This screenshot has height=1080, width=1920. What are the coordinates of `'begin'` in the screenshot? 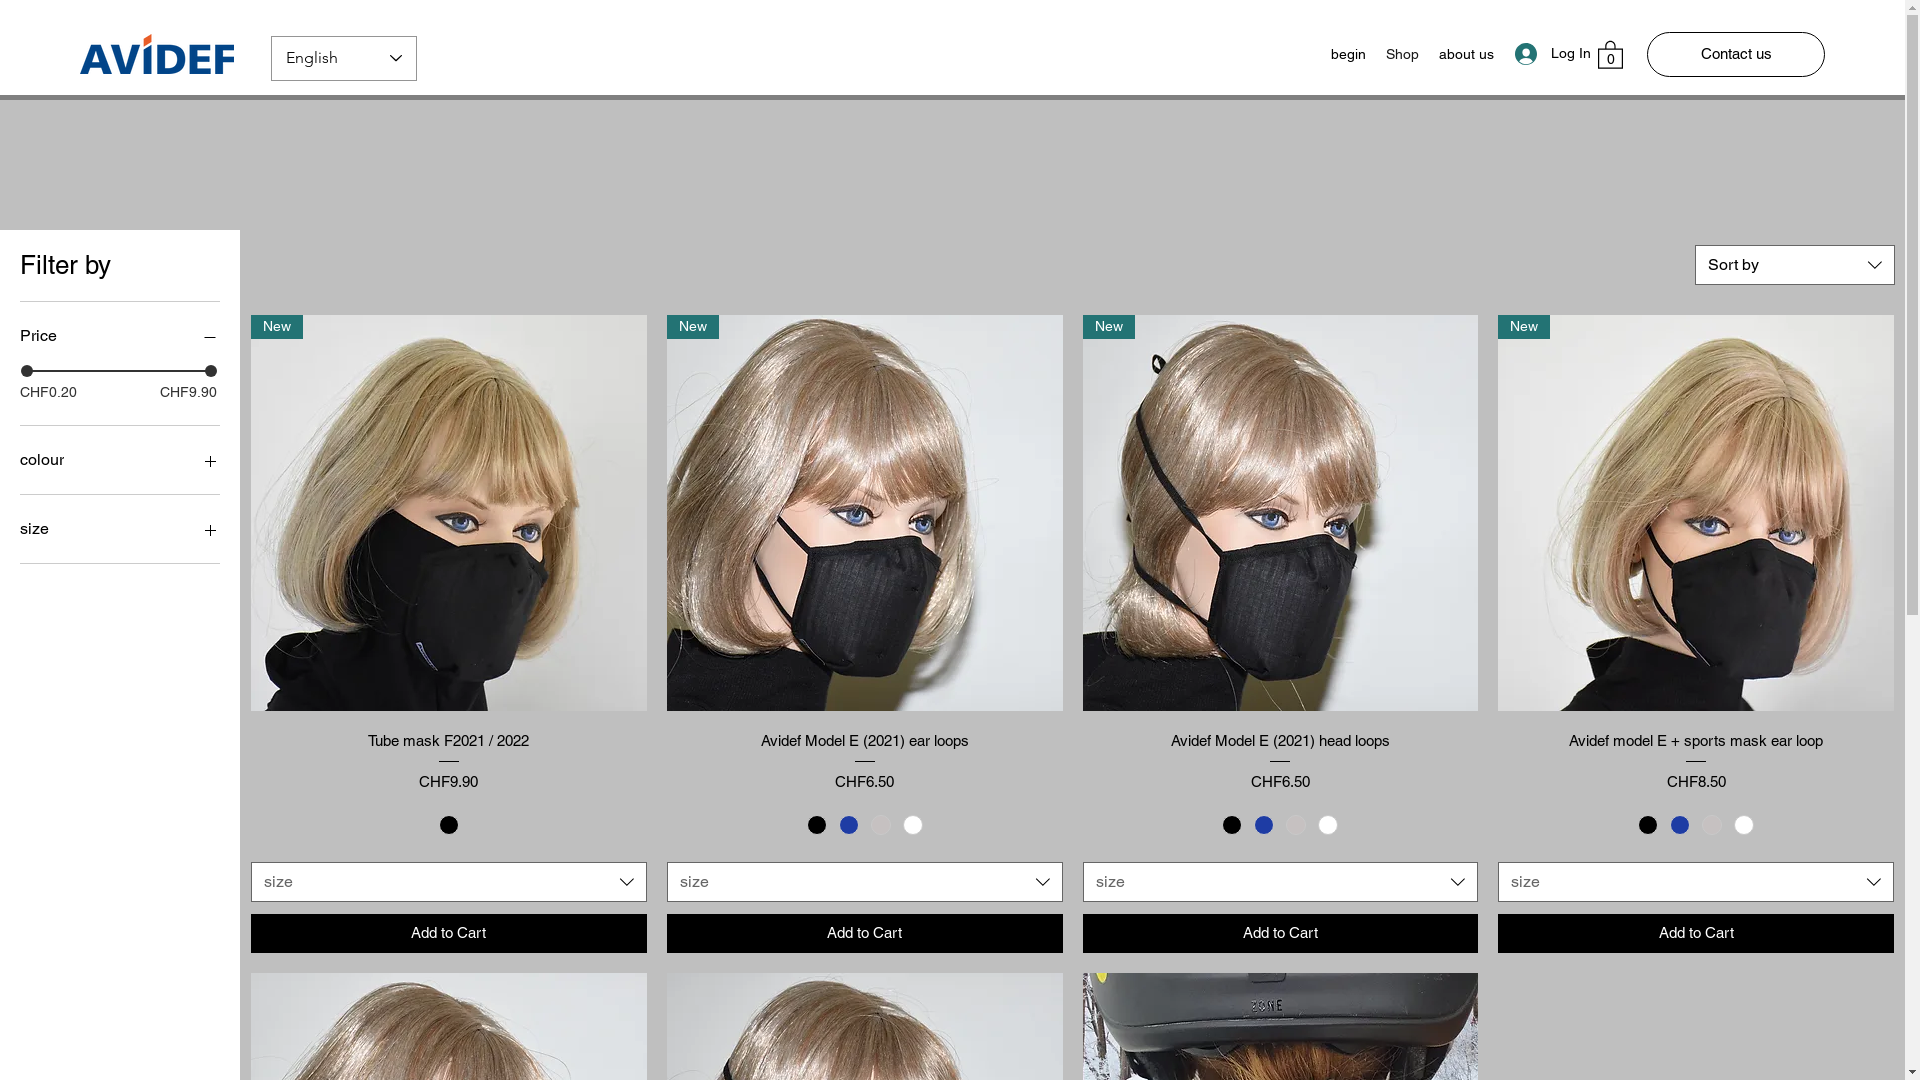 It's located at (1348, 53).